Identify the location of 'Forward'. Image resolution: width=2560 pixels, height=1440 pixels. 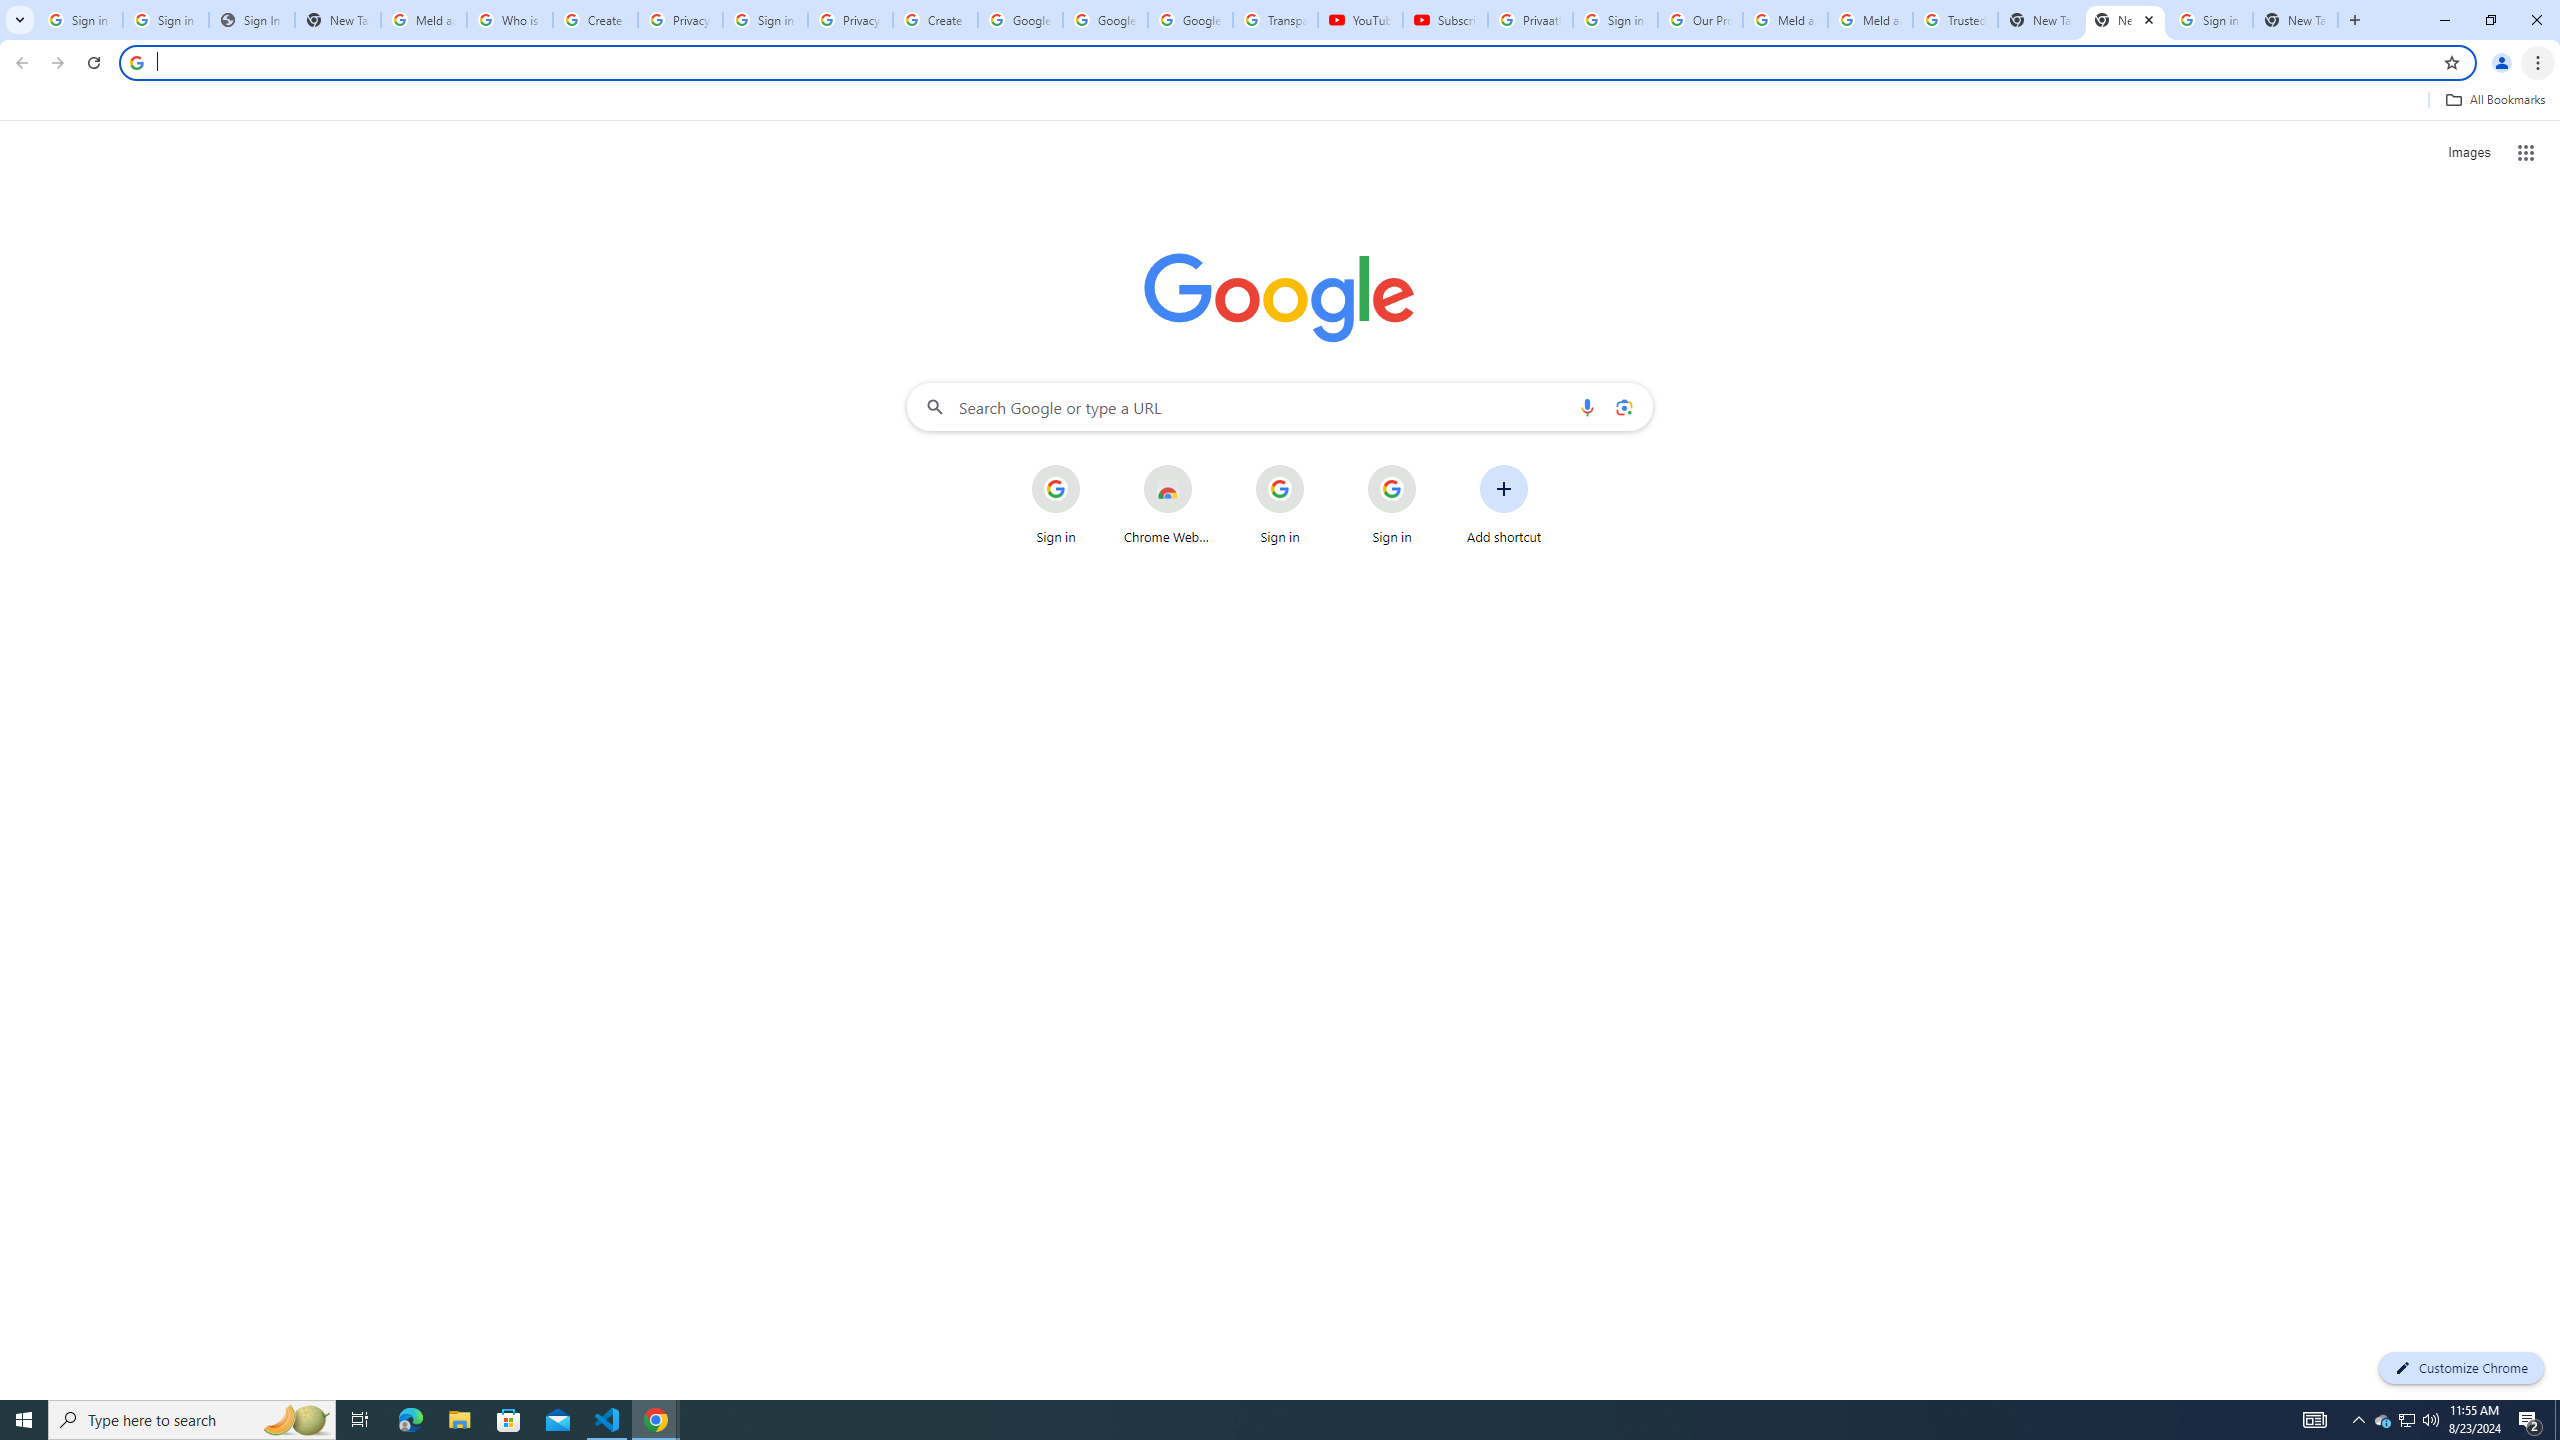
(57, 62).